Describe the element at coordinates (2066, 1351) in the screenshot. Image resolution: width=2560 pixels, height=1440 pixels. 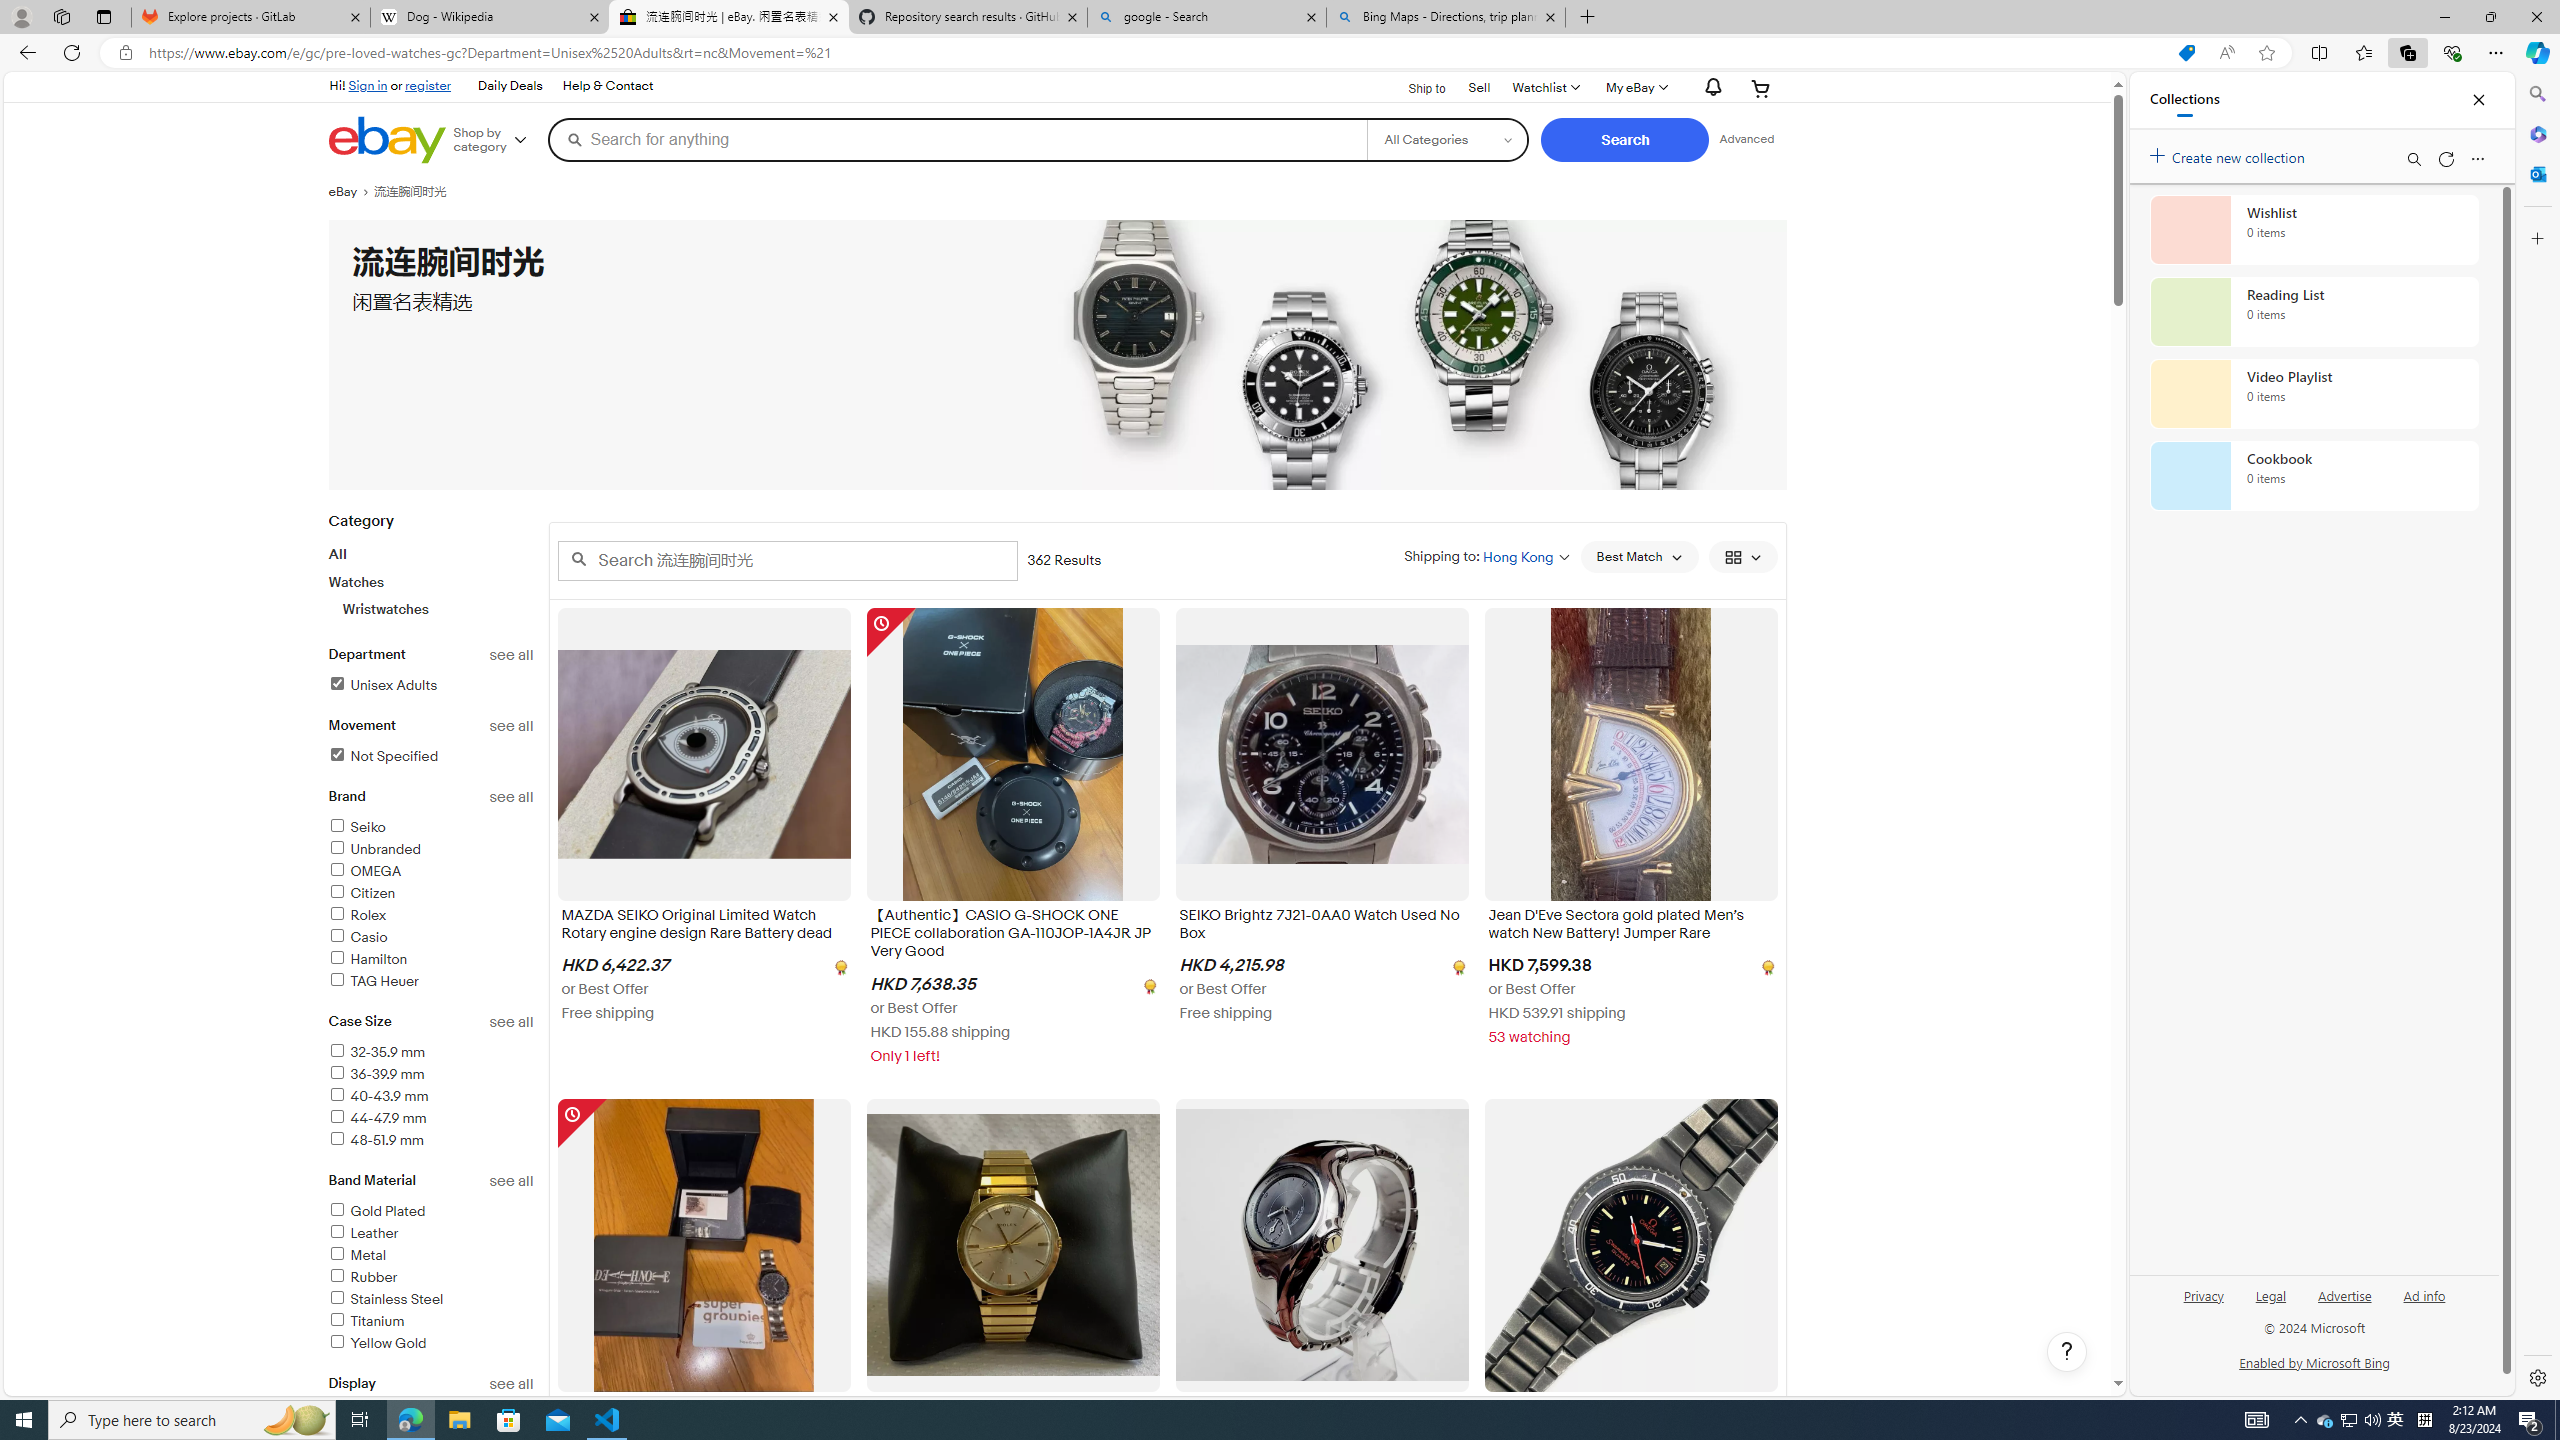
I see `'Help, opens dialogs'` at that location.